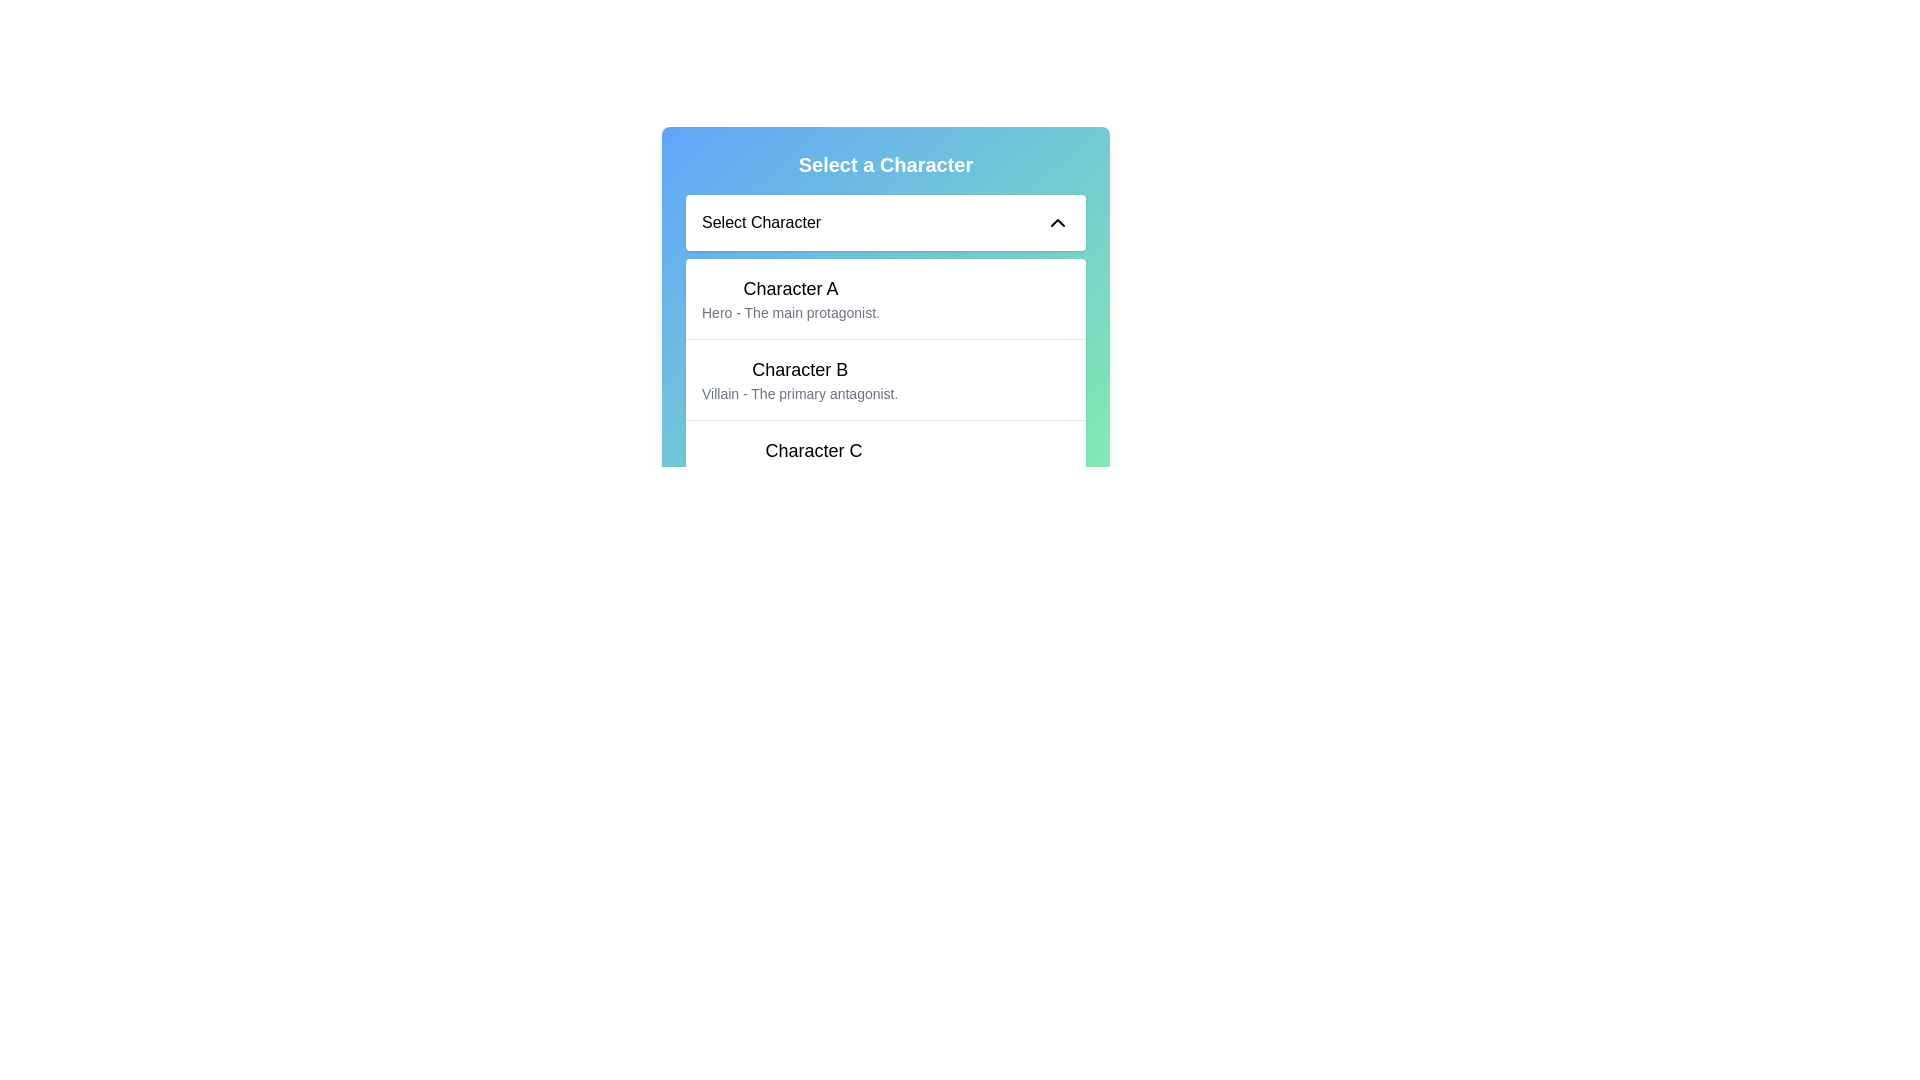 Image resolution: width=1920 pixels, height=1080 pixels. What do you see at coordinates (800, 370) in the screenshot?
I see `the bolded text label displaying 'Character B' to potentially select the corresponding character in the character selection dropdown list` at bounding box center [800, 370].